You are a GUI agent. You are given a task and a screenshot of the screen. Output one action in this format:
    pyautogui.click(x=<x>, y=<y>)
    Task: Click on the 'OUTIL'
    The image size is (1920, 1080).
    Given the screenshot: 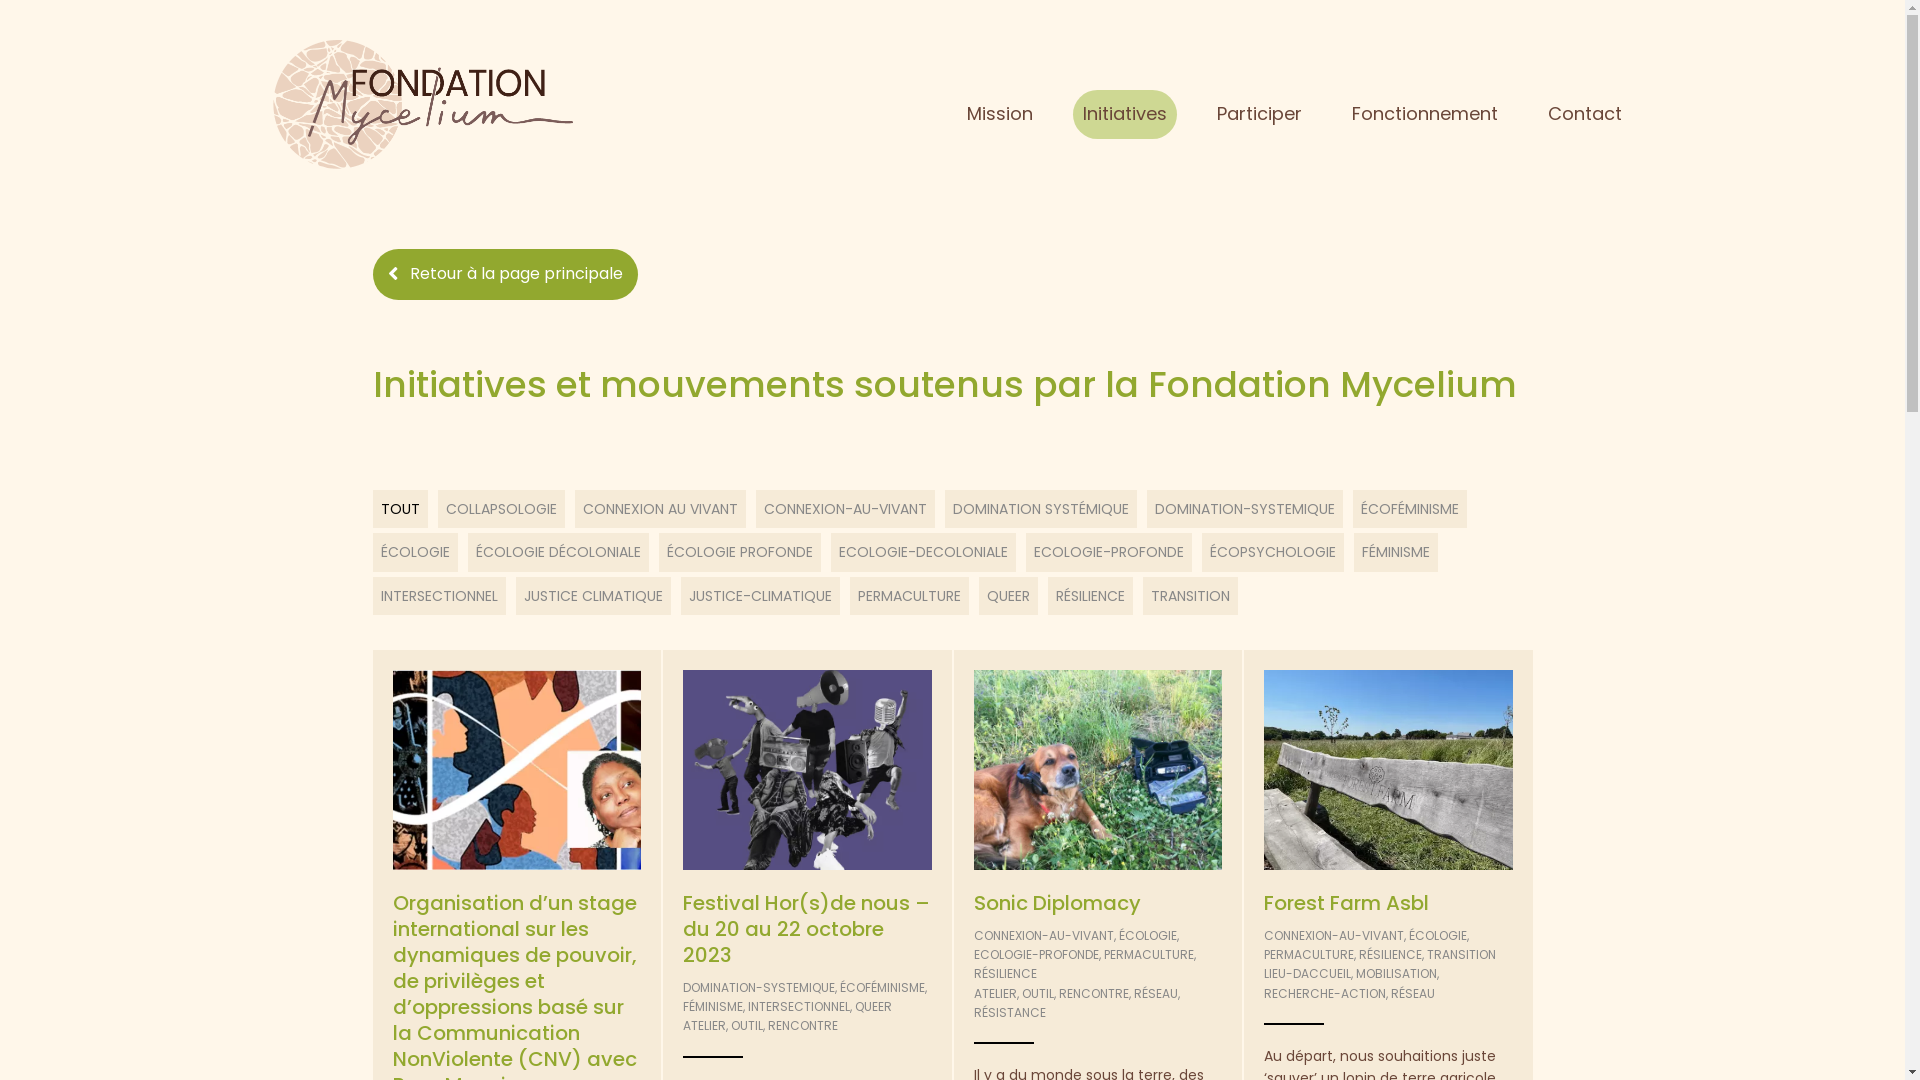 What is the action you would take?
    pyautogui.click(x=1037, y=993)
    